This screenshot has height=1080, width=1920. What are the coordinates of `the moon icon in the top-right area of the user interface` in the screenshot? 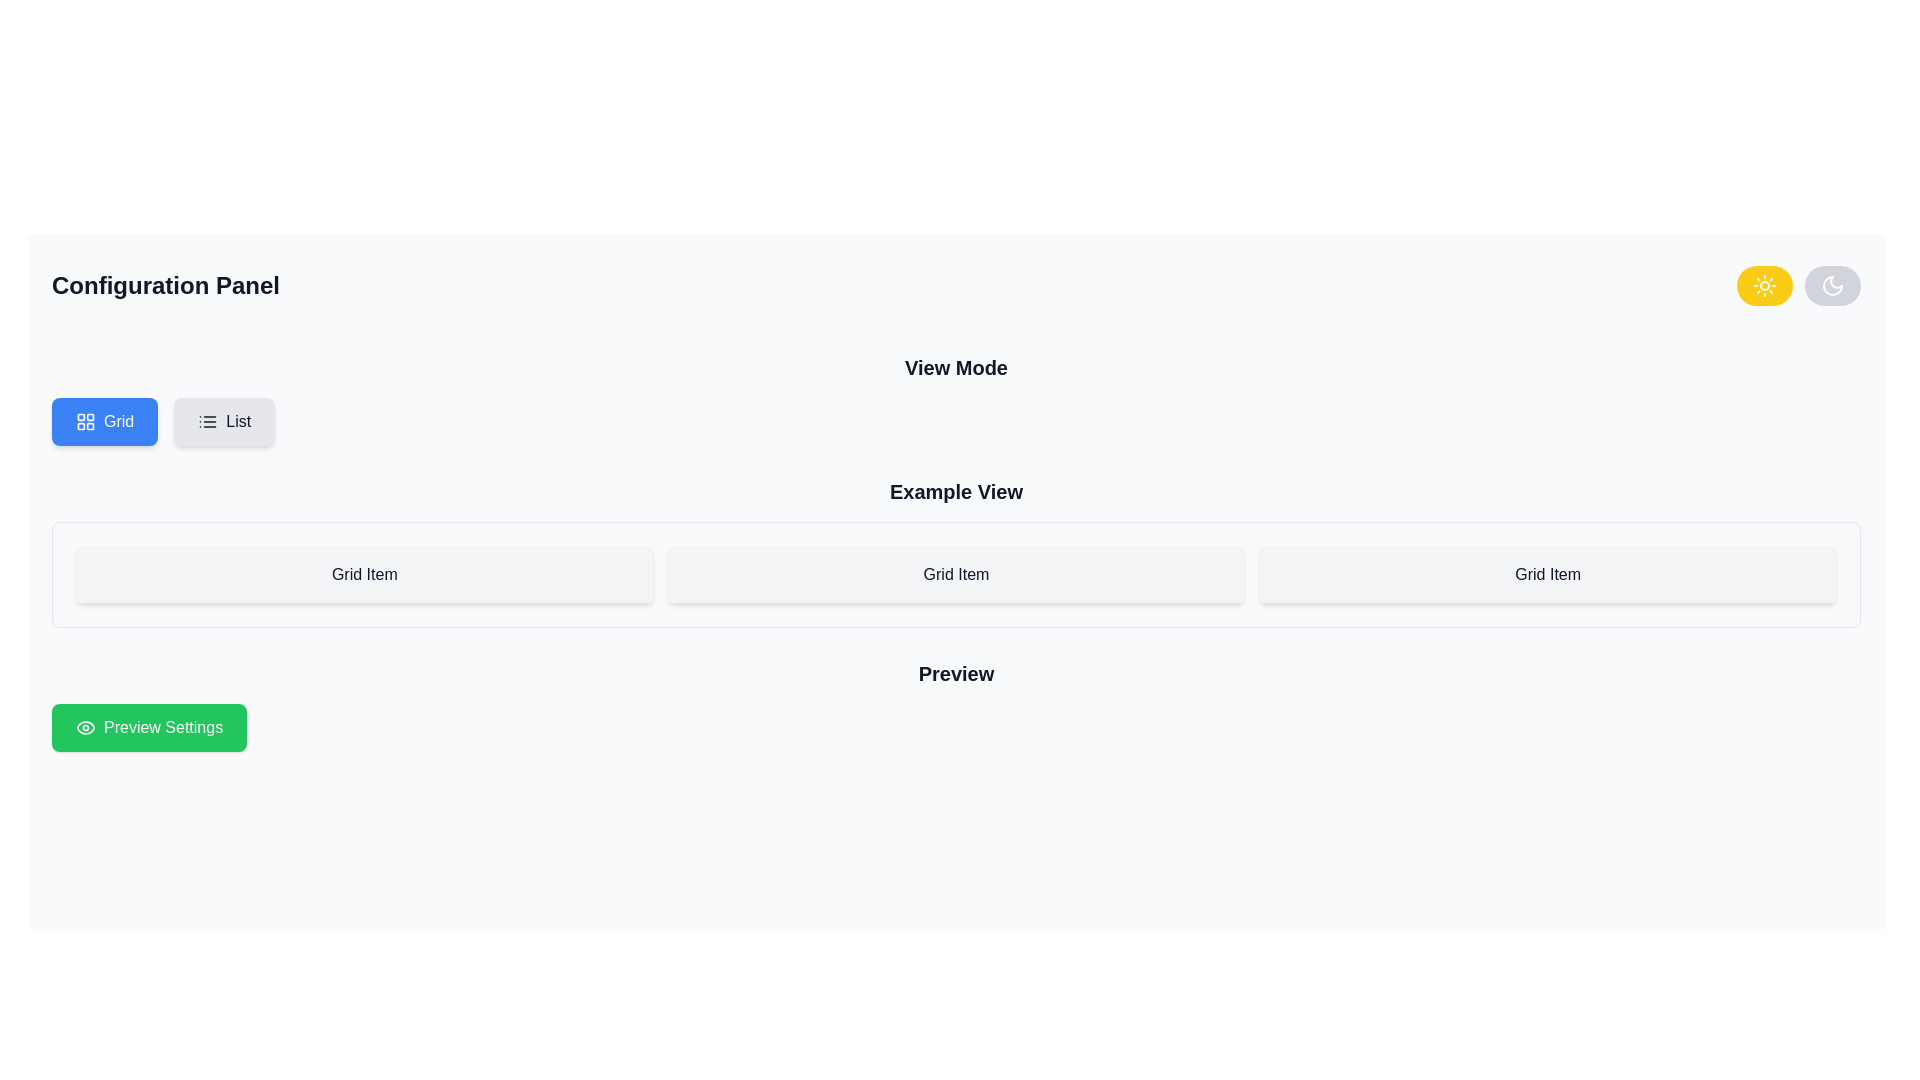 It's located at (1833, 285).